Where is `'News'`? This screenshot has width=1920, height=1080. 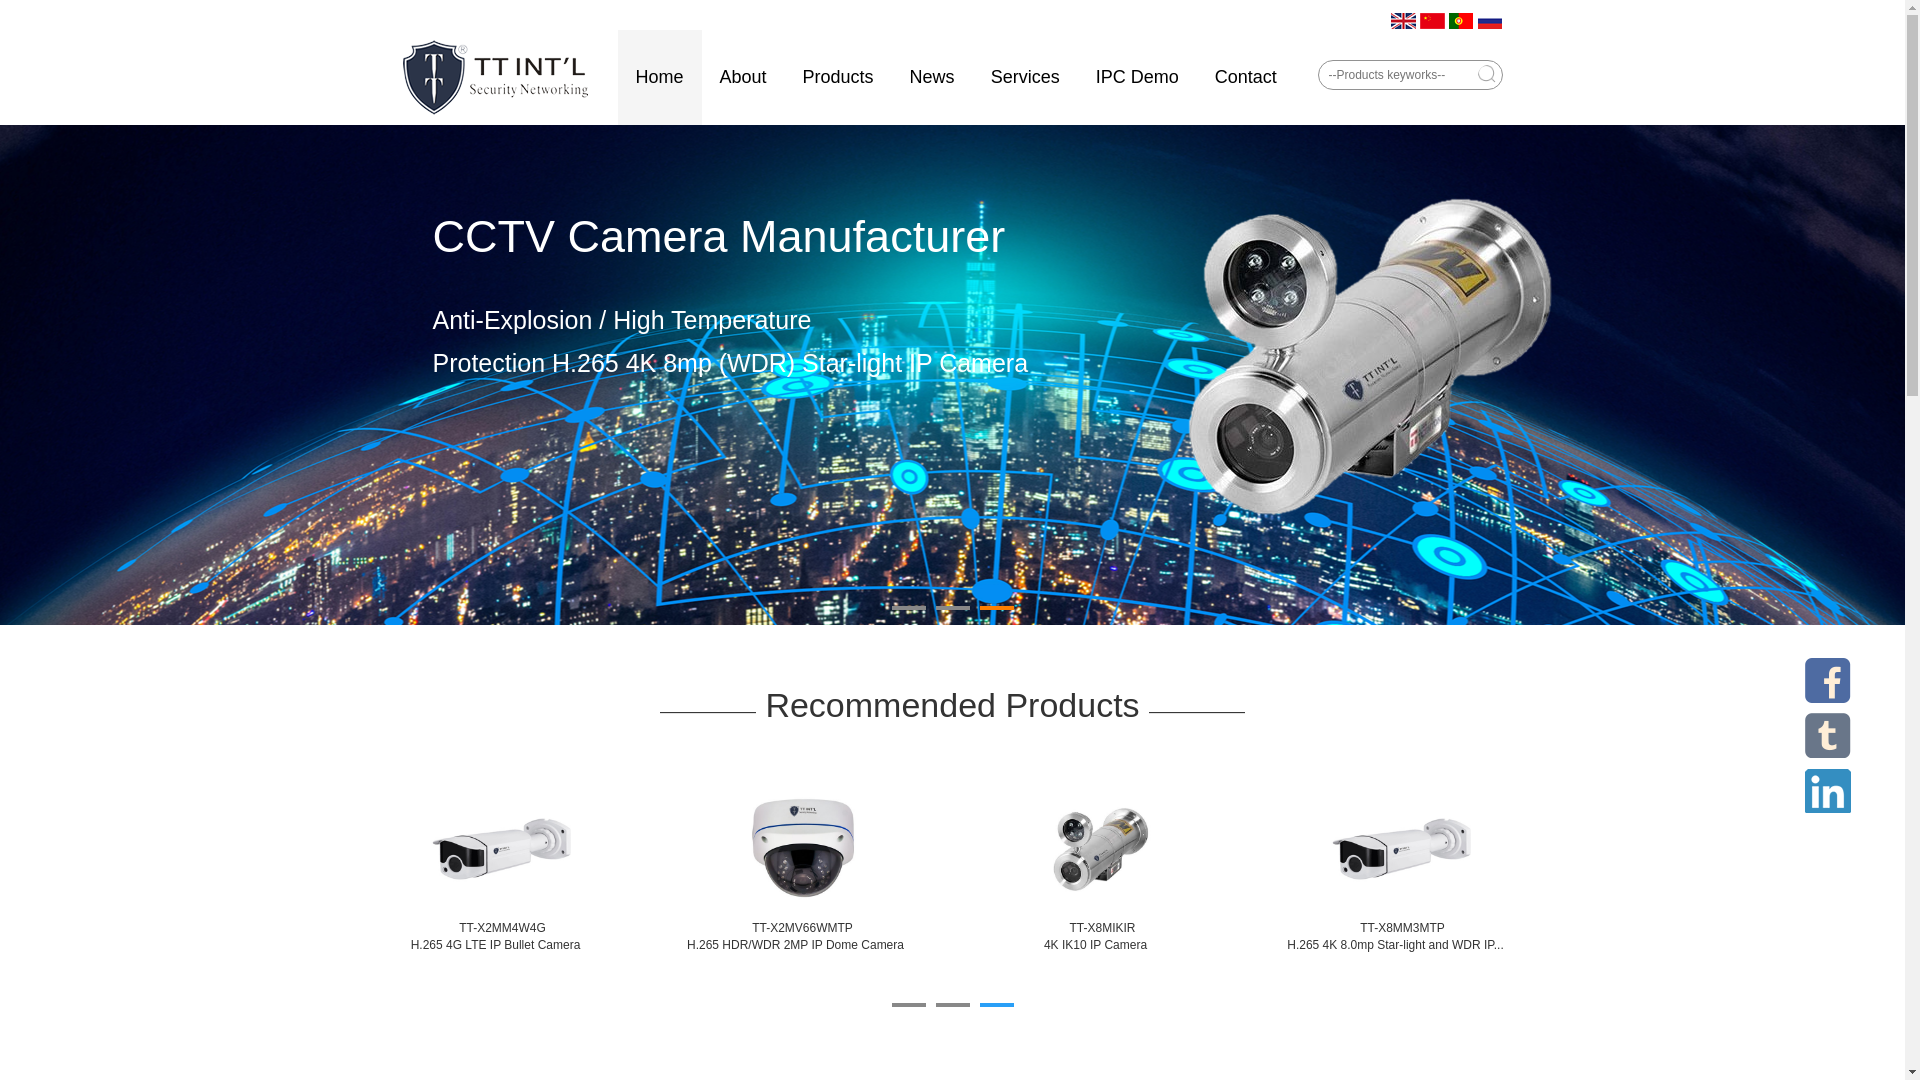
'News' is located at coordinates (931, 76).